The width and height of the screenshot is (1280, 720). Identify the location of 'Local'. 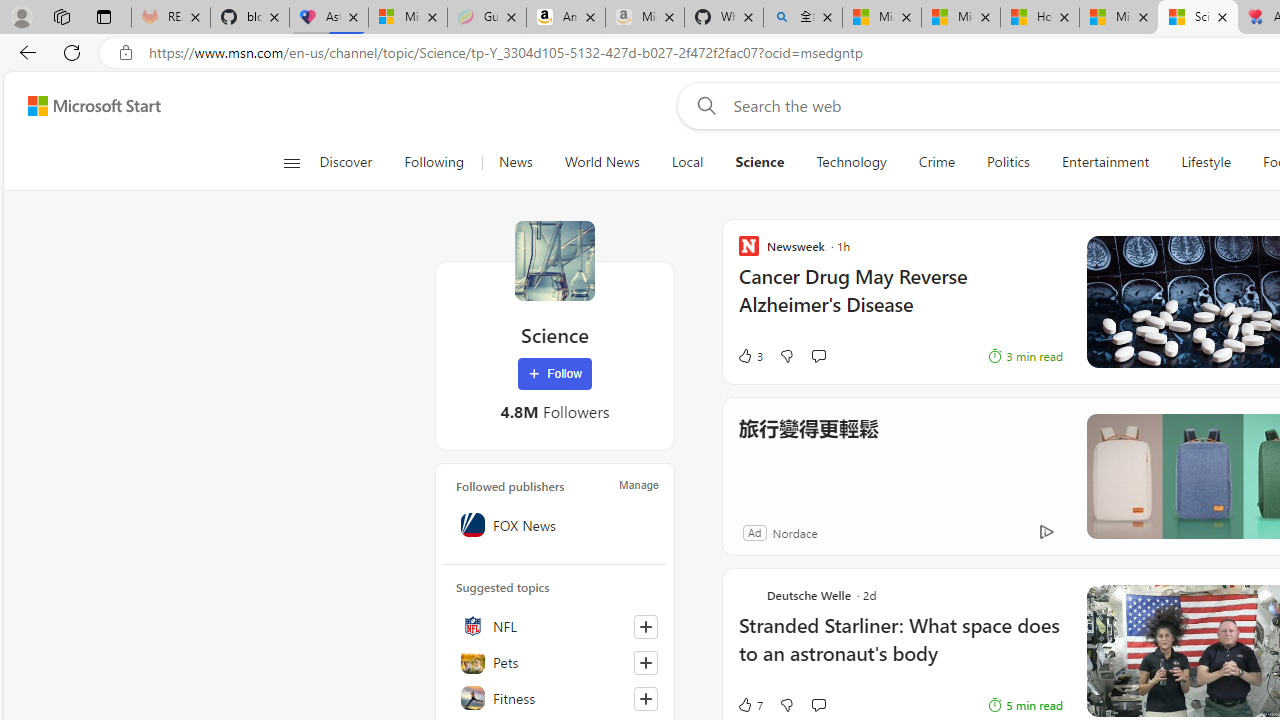
(687, 162).